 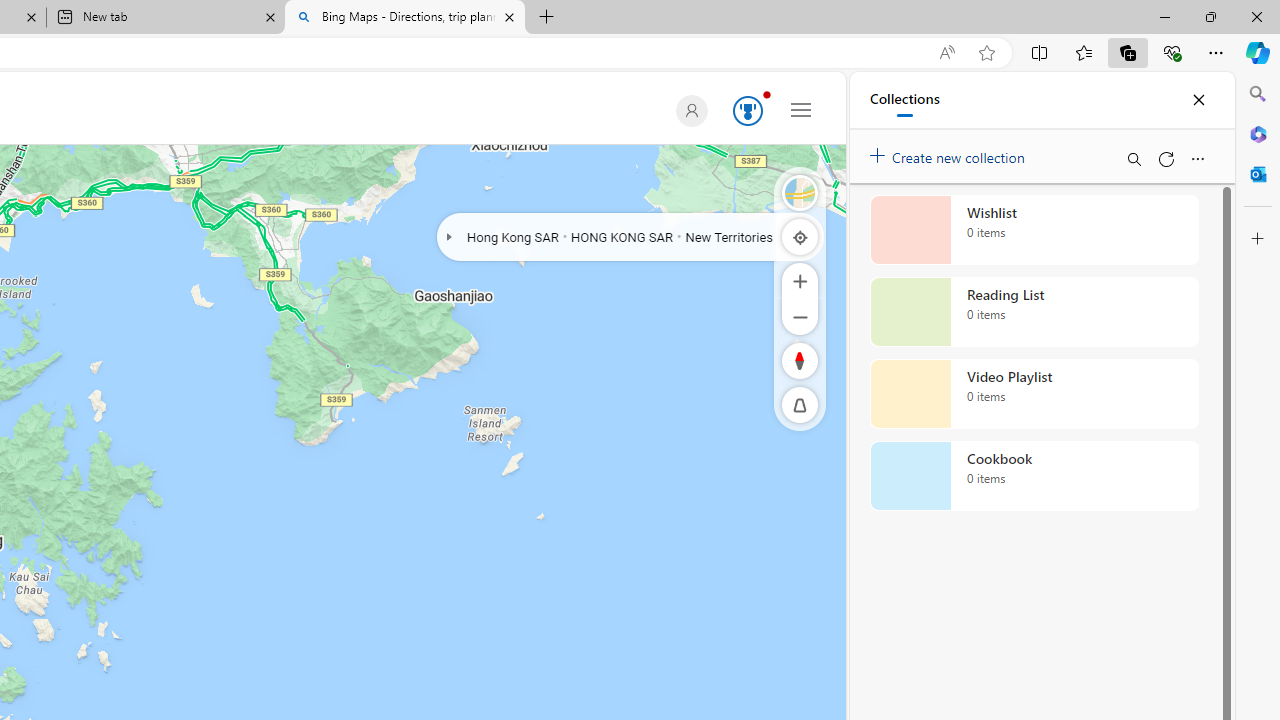 I want to click on 'Settings and quick links', so click(x=801, y=109).